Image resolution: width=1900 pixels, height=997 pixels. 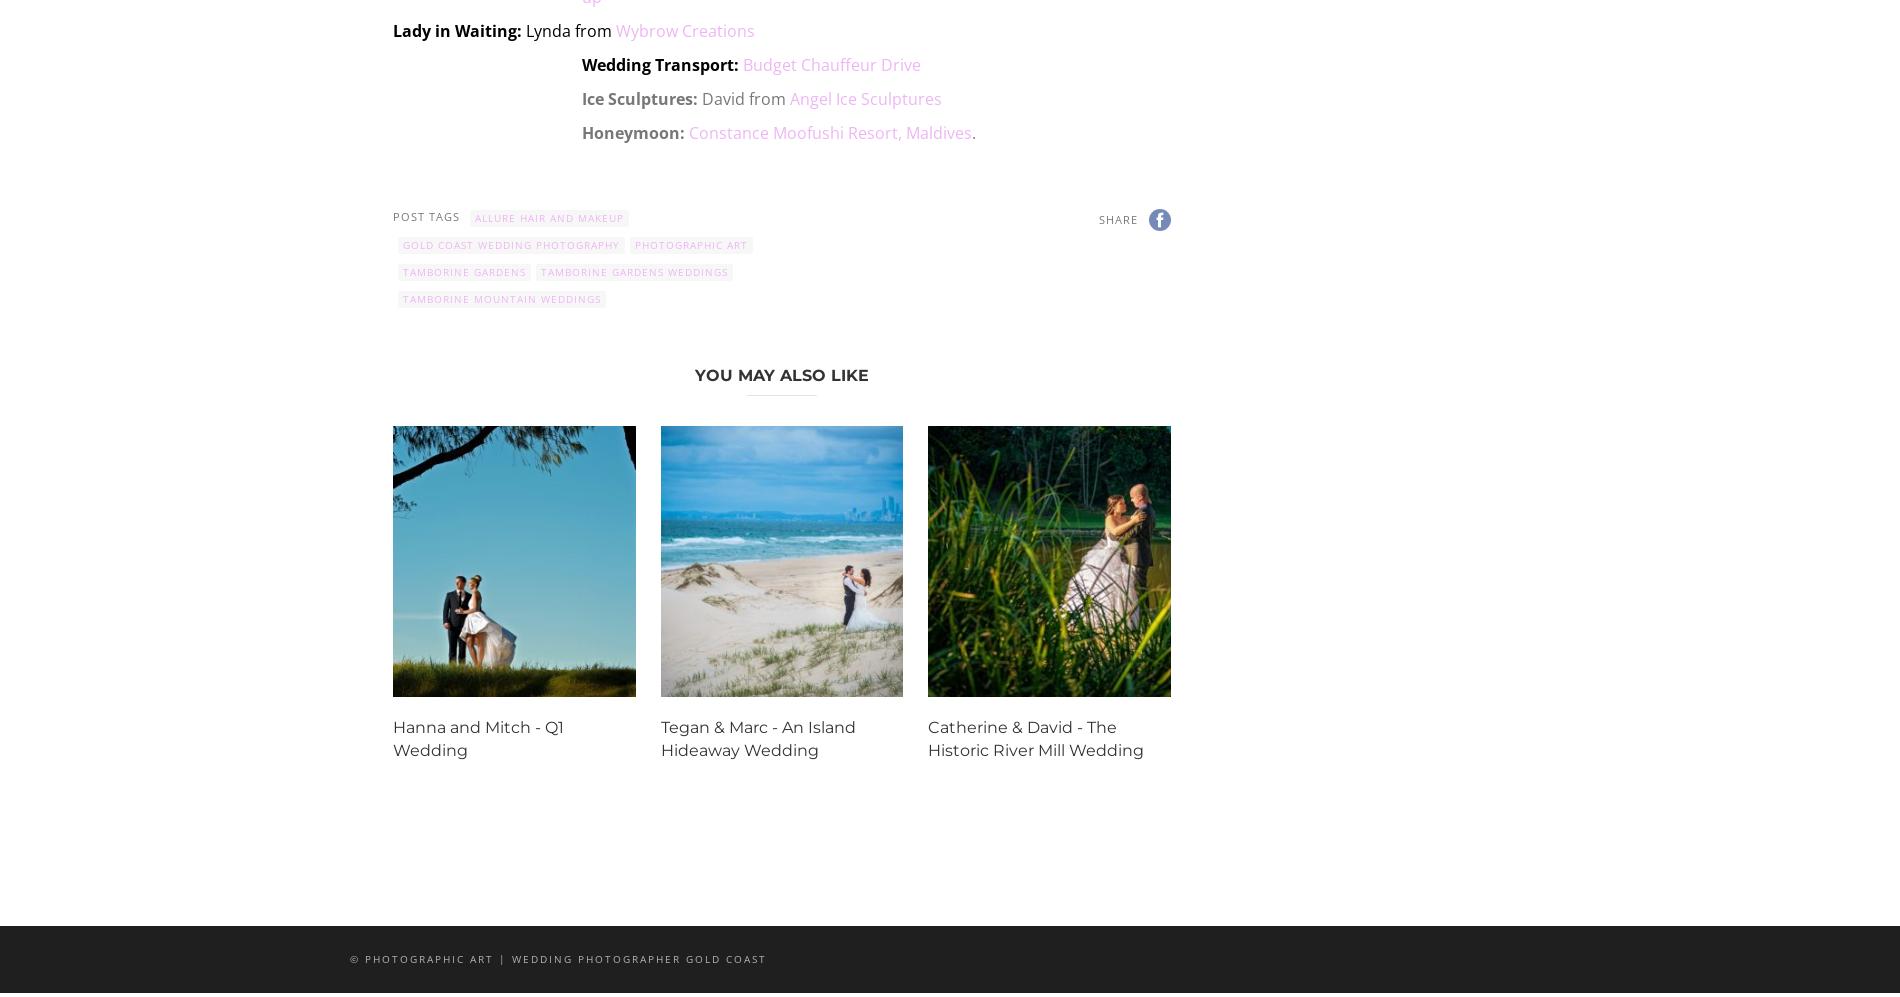 What do you see at coordinates (691, 243) in the screenshot?
I see `'photographic art'` at bounding box center [691, 243].